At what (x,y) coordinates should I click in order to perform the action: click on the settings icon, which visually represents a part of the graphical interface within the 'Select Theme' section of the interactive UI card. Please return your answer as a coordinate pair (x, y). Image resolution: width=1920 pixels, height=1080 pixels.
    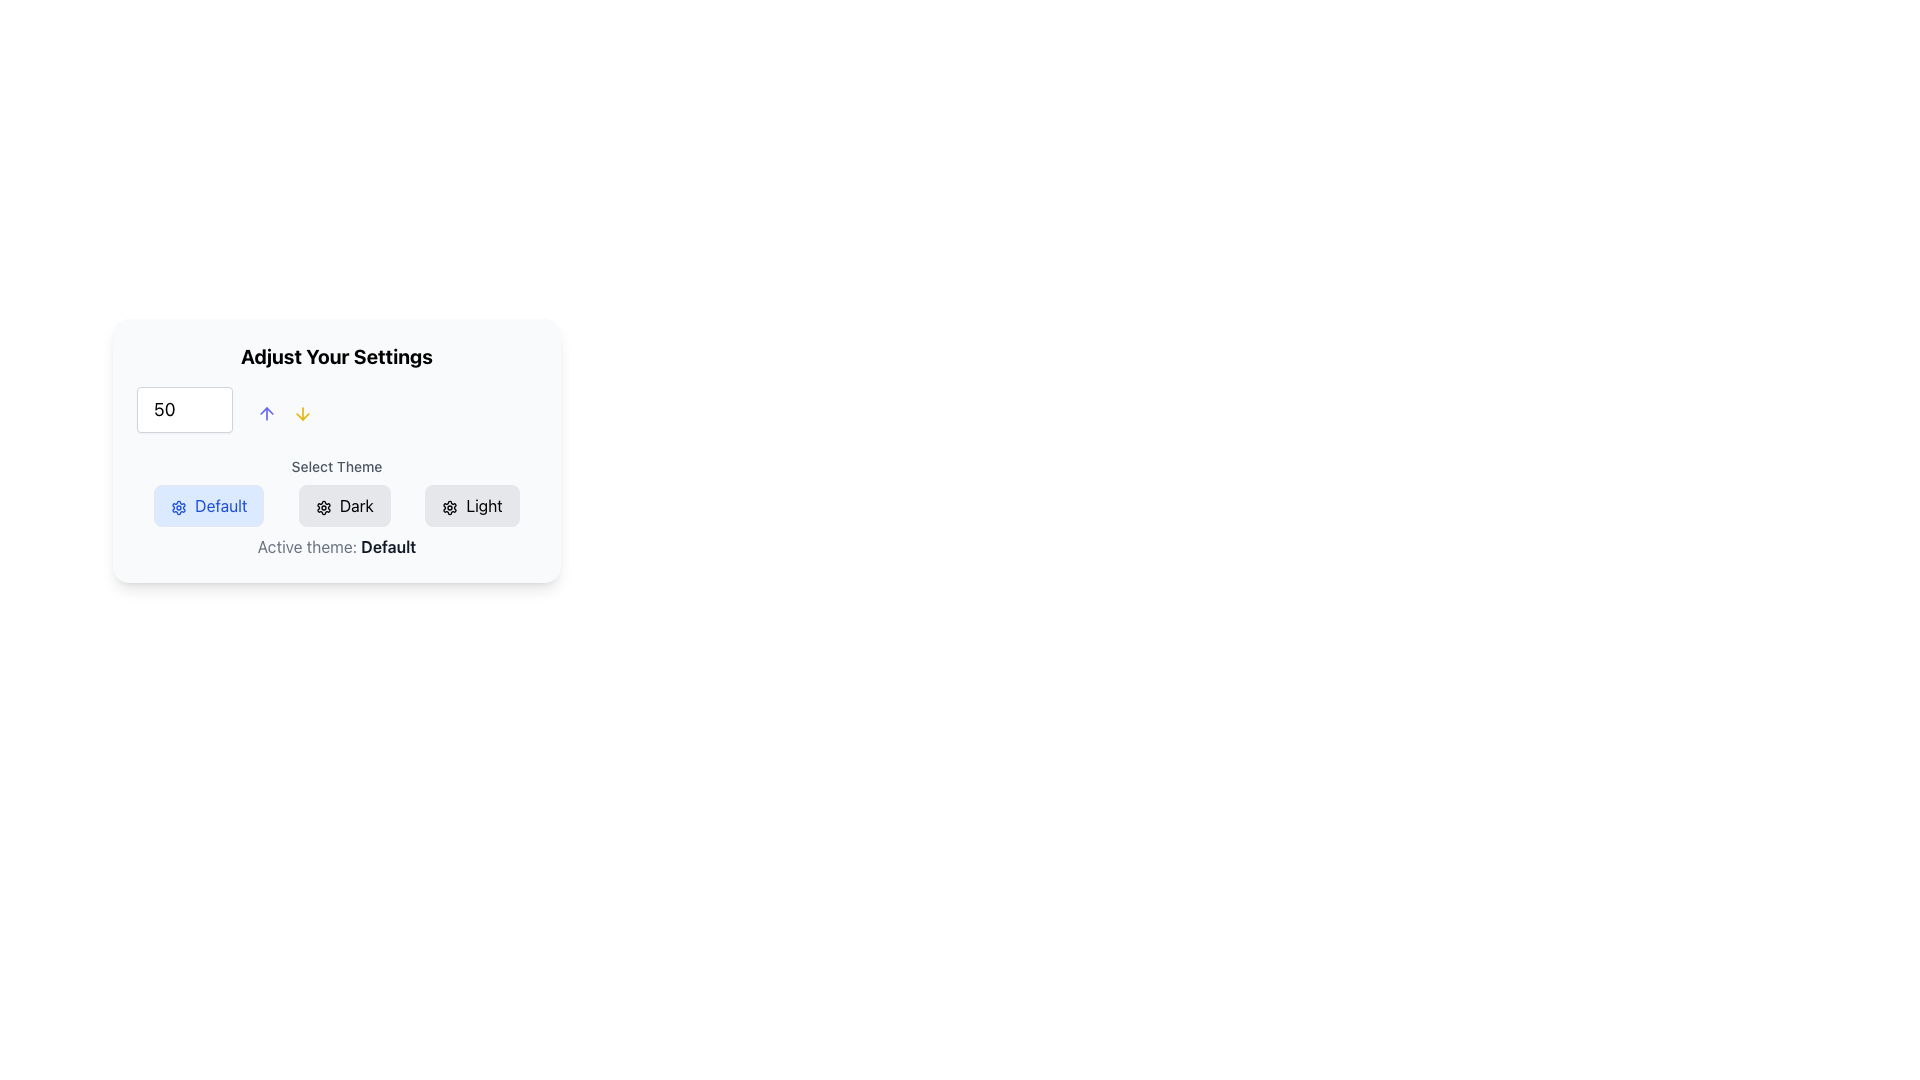
    Looking at the image, I should click on (179, 506).